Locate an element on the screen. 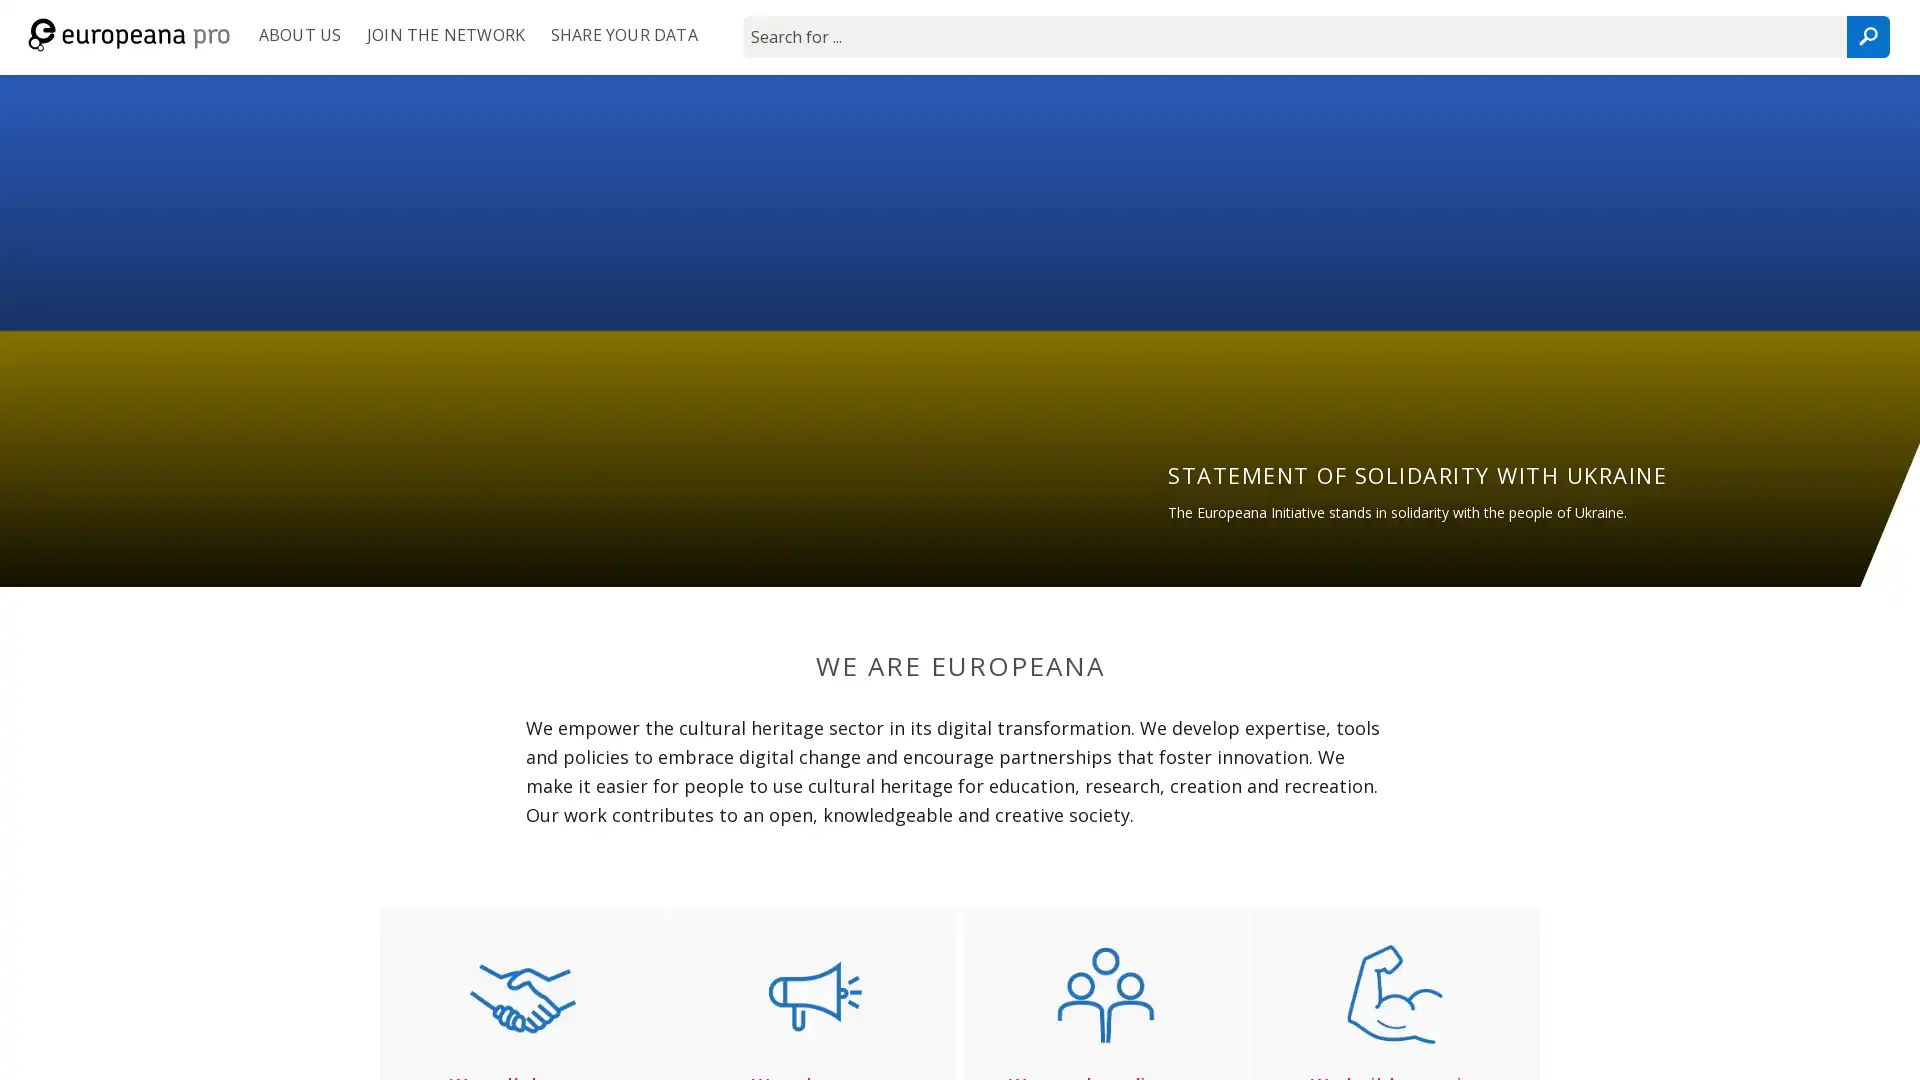 Image resolution: width=1920 pixels, height=1080 pixels. SEARCH is located at coordinates (1866, 37).